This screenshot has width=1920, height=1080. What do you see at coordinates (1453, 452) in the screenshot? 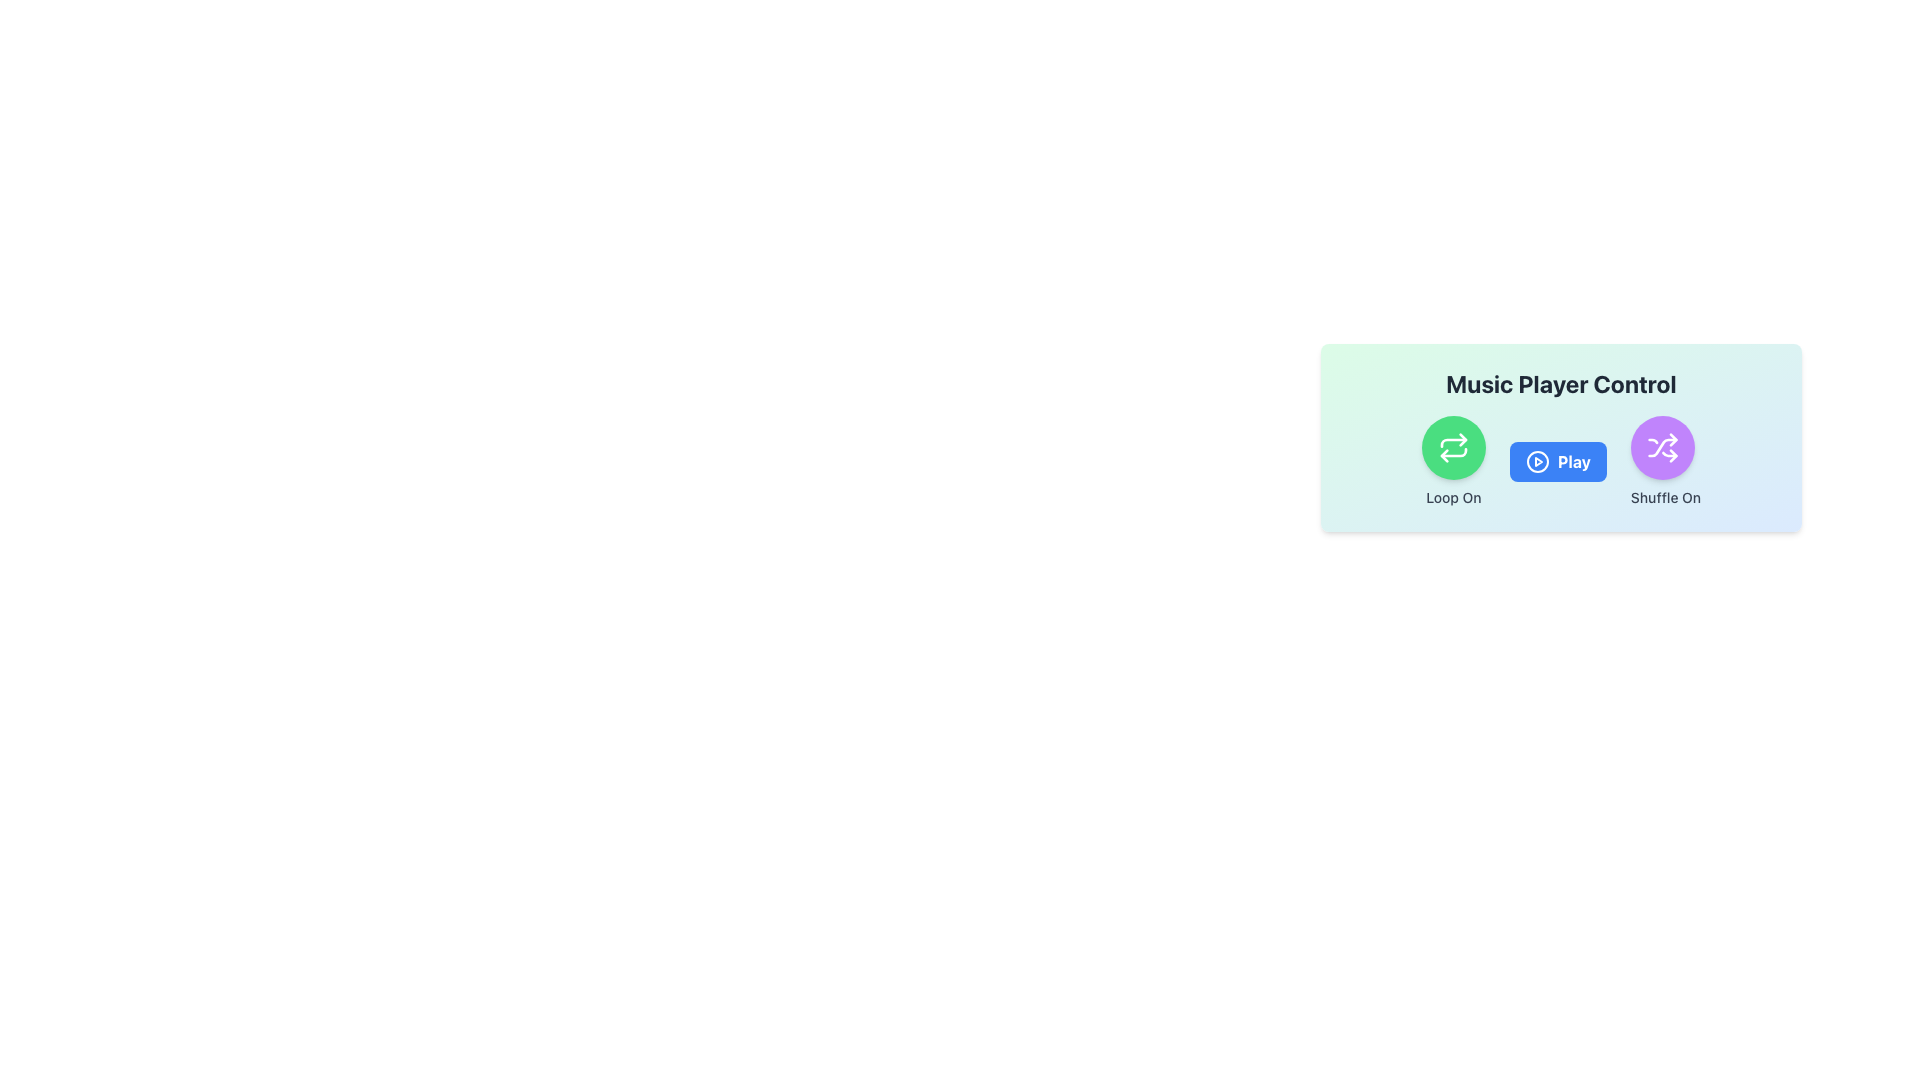
I see `the 'repeat or loop functionality icon' element located on the left side of the music player control panel` at bounding box center [1453, 452].